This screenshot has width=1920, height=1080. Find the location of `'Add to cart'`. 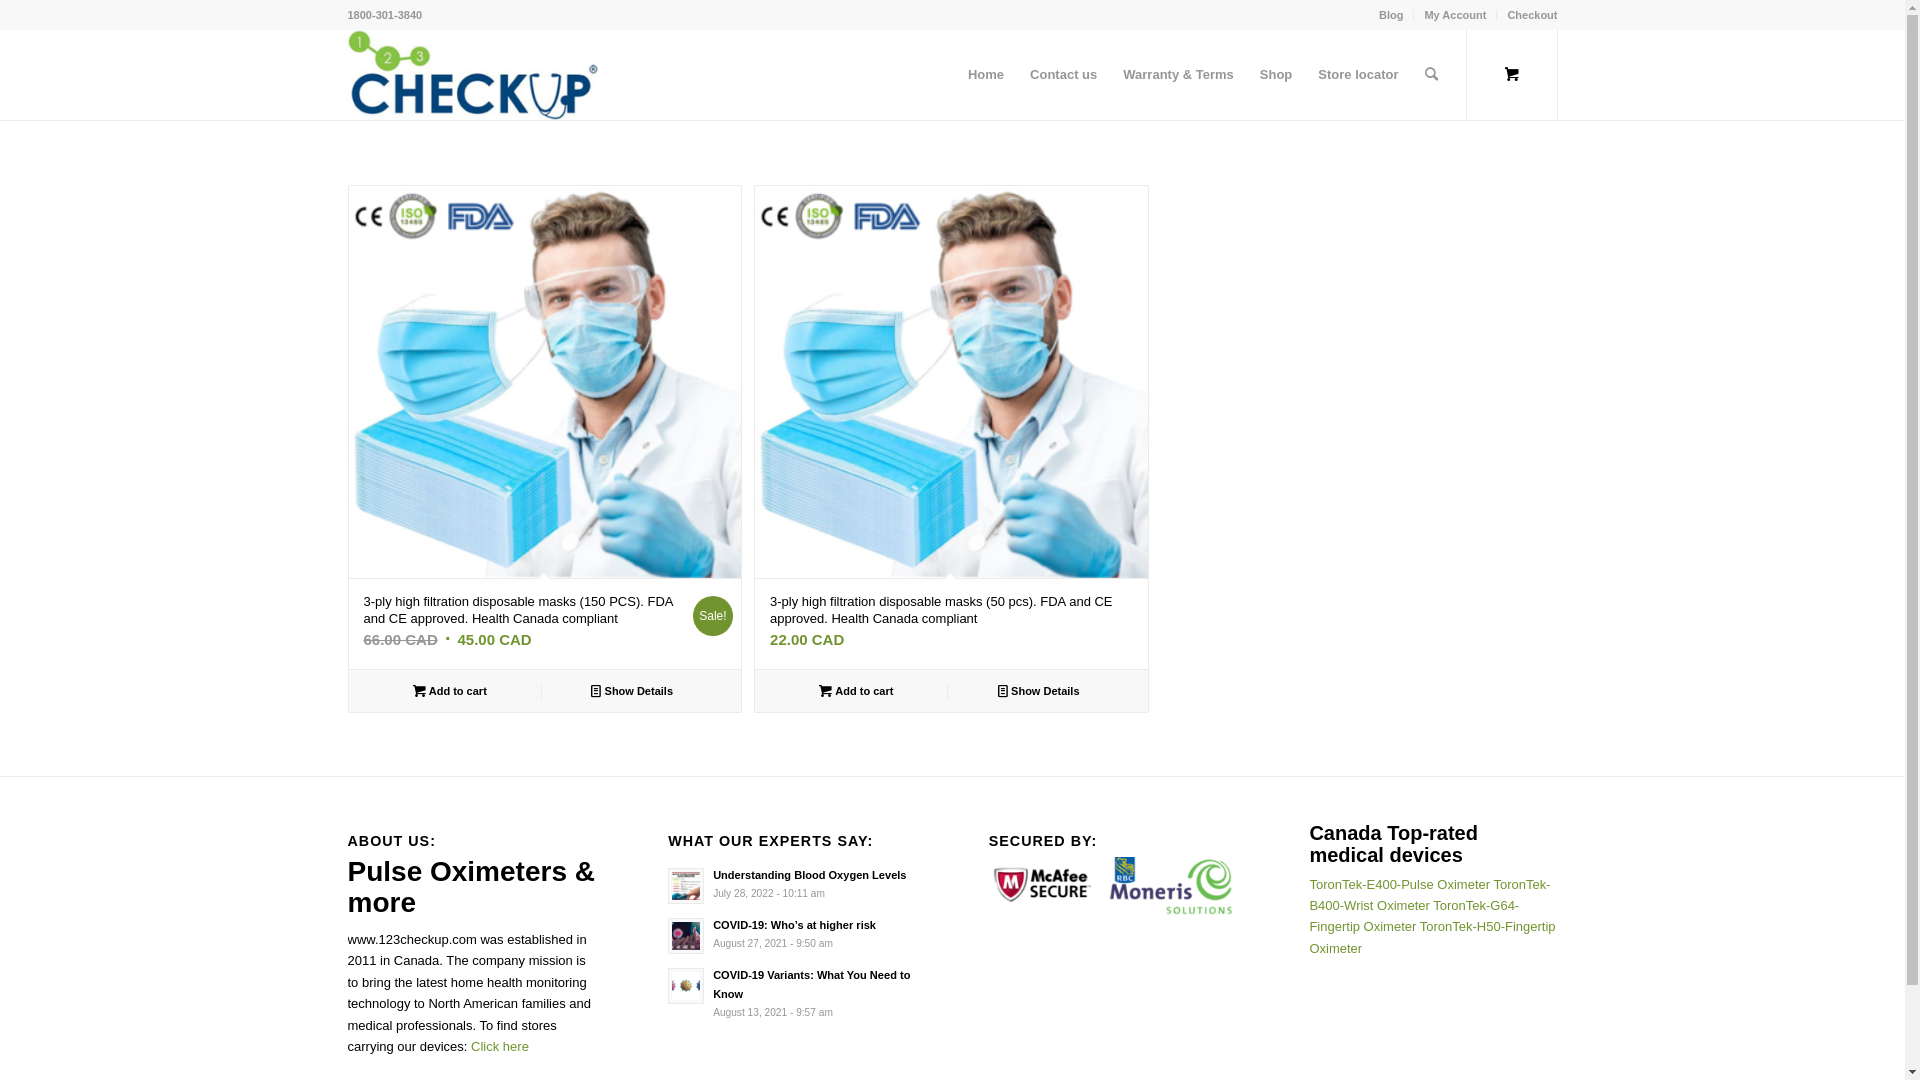

'Add to cart' is located at coordinates (448, 689).